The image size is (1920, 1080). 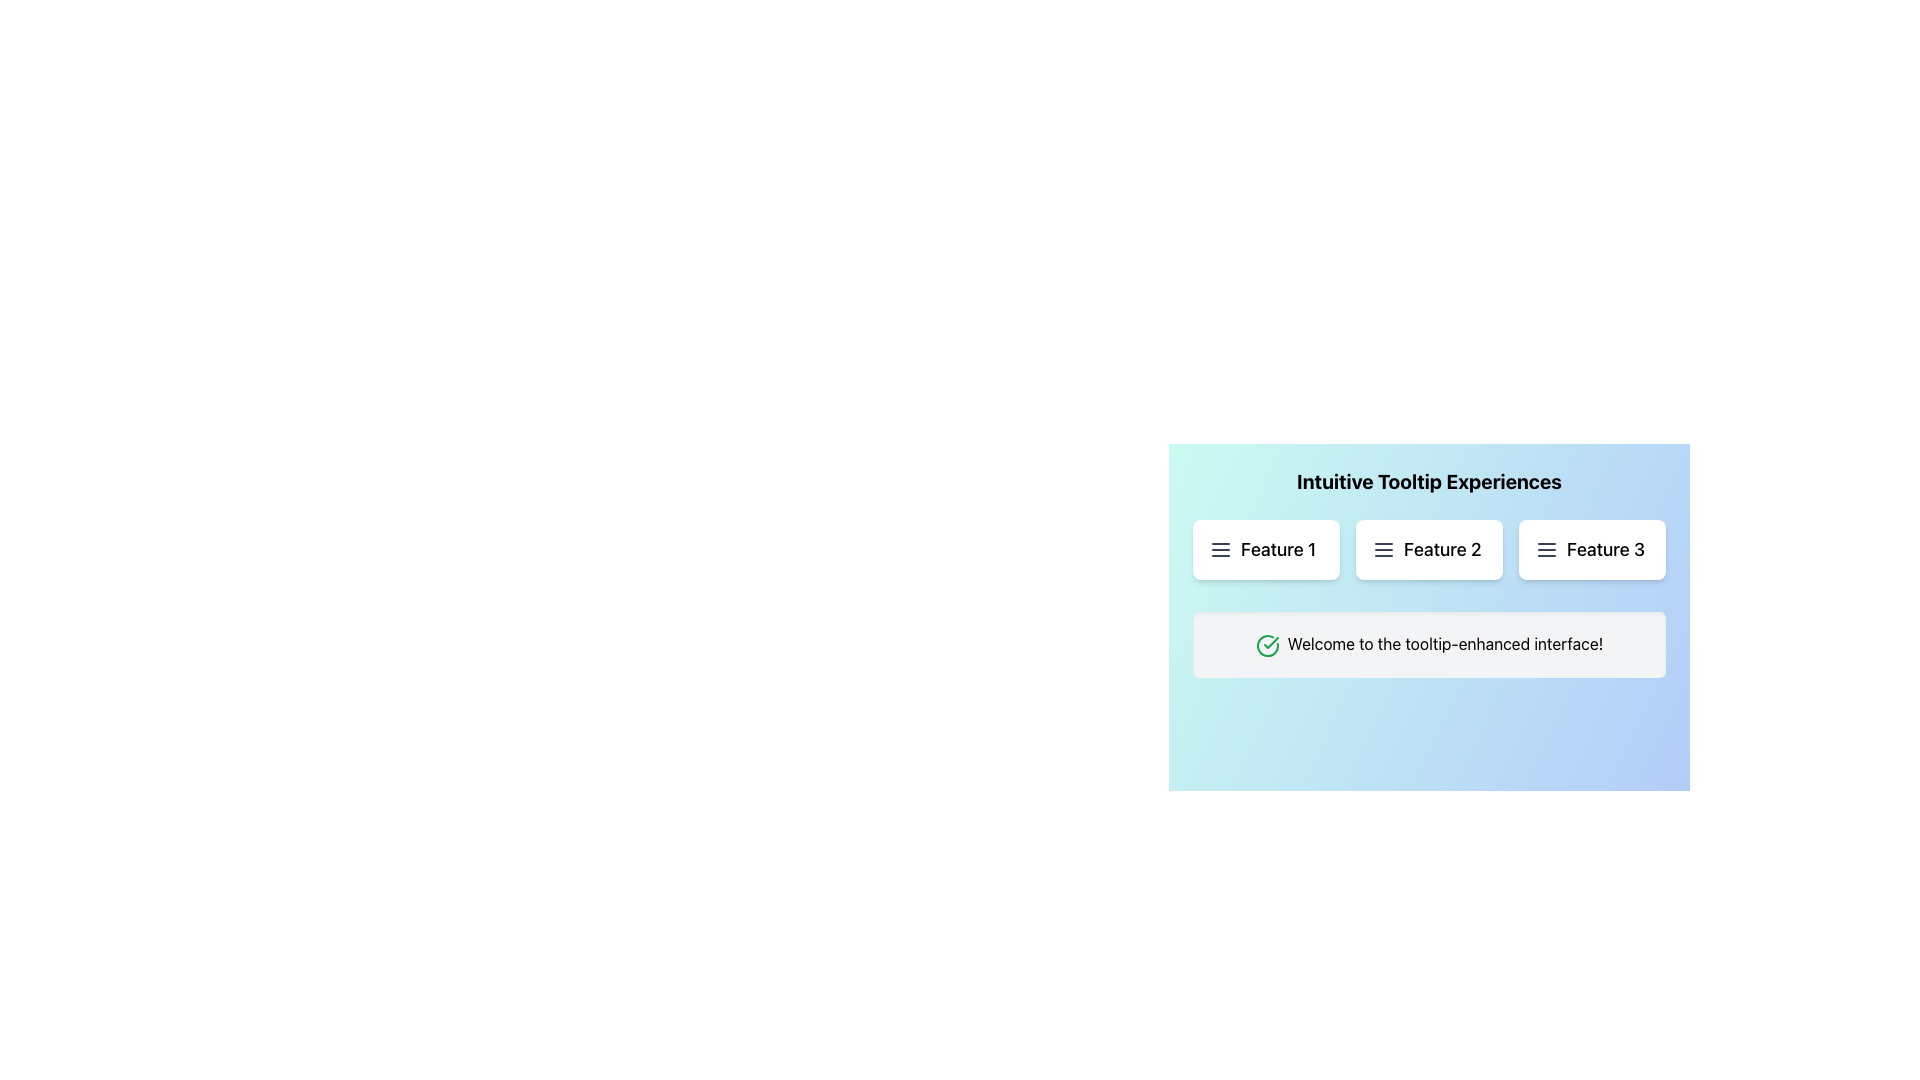 What do you see at coordinates (1428, 550) in the screenshot?
I see `the 'Feature 2' button-like card, which is the second card in a group of three horizontally arranged cards, to visualize its hover effects` at bounding box center [1428, 550].